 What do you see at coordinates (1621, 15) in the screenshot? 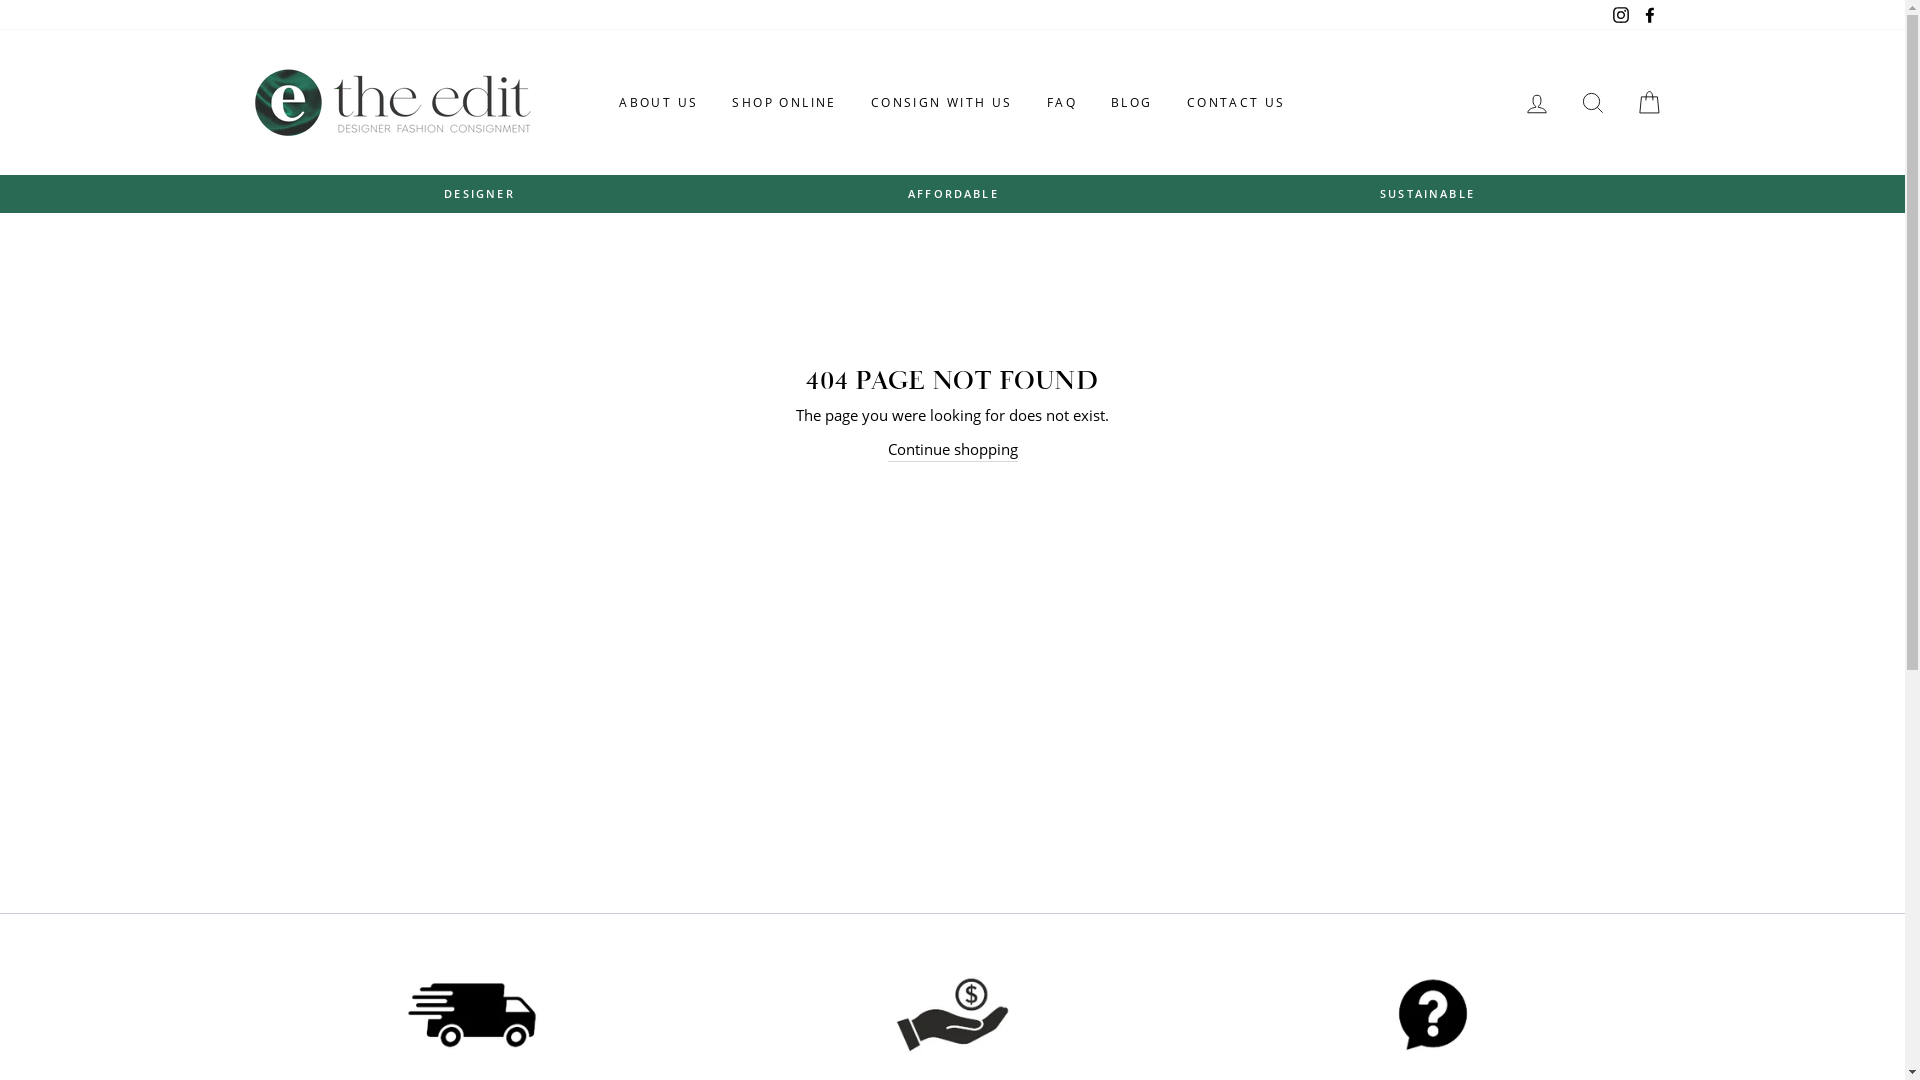
I see `'Instagram'` at bounding box center [1621, 15].